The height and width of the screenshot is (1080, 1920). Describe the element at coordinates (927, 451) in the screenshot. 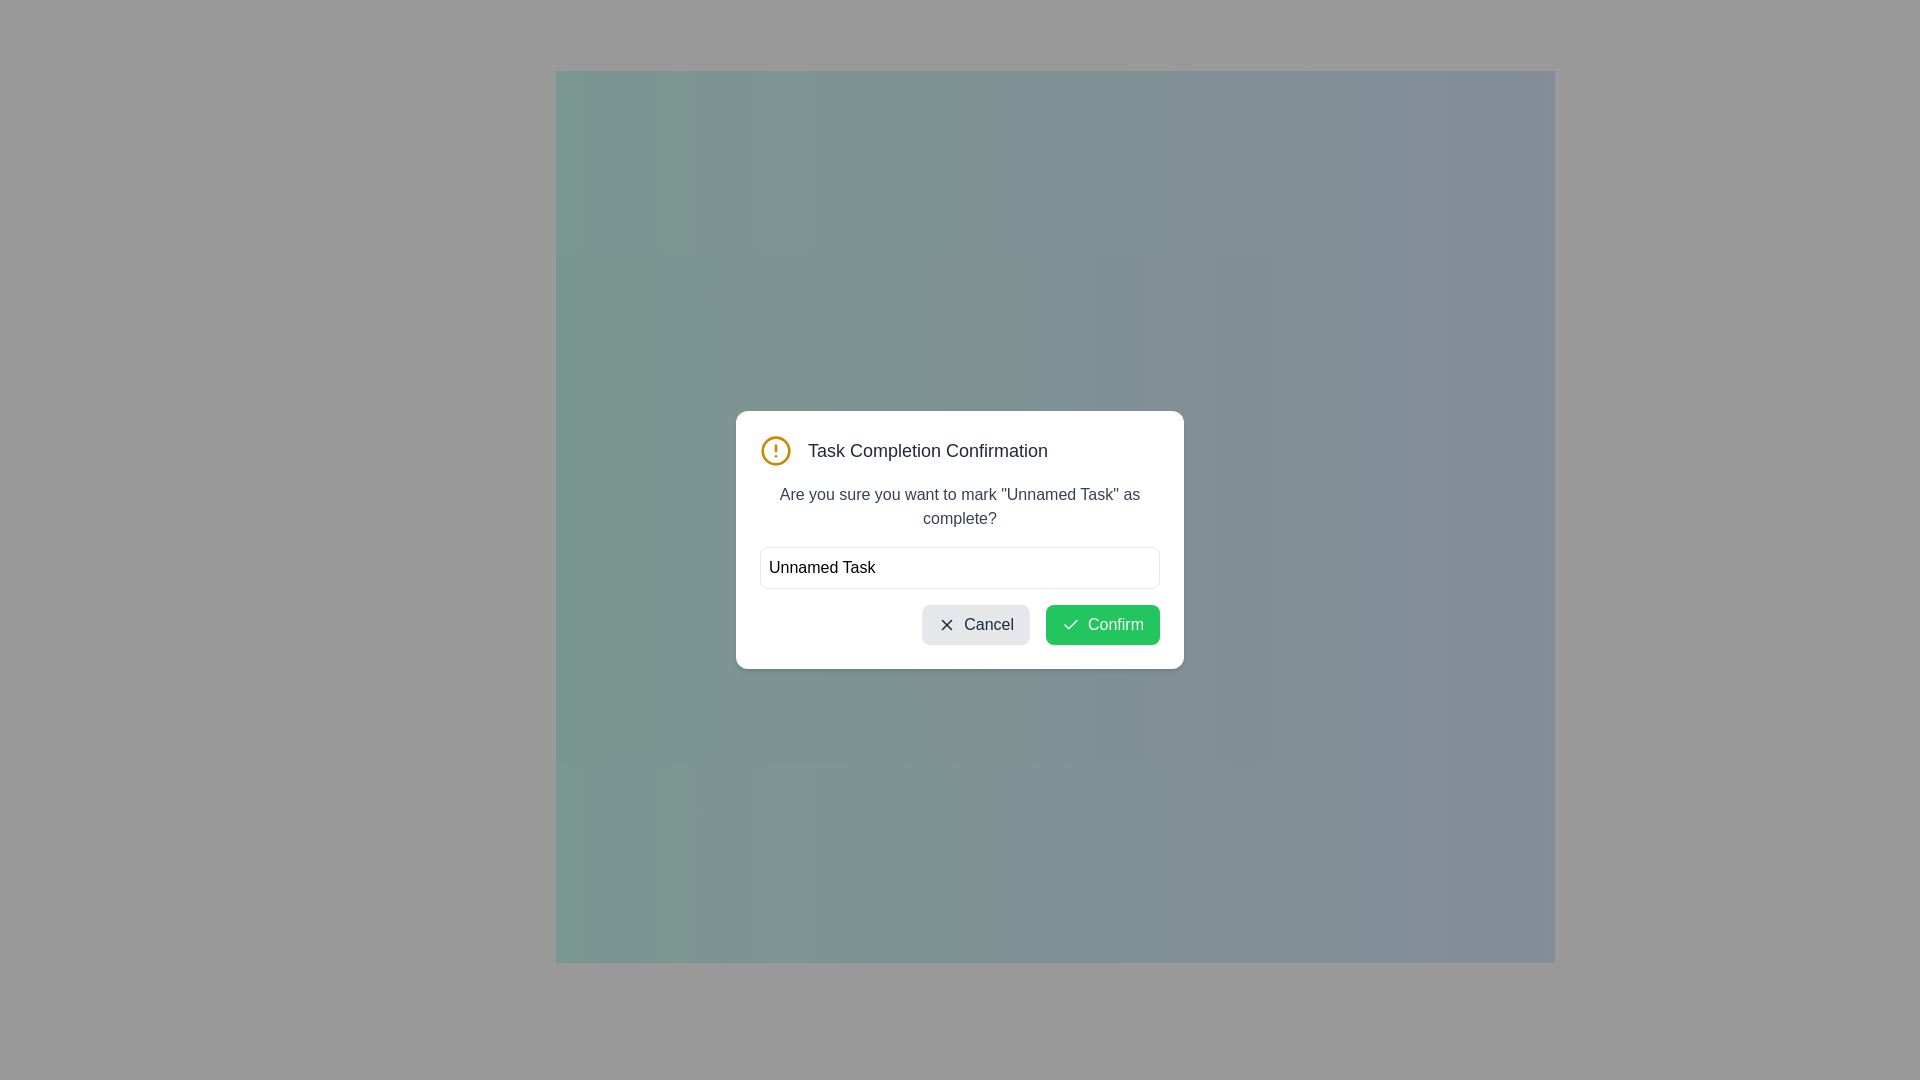

I see `the static text label that reads 'Task Completion Confirmation', which is styled with a medium font weight and gray hue, positioned to the right of a circular warning icon near the top of the modal dialog` at that location.